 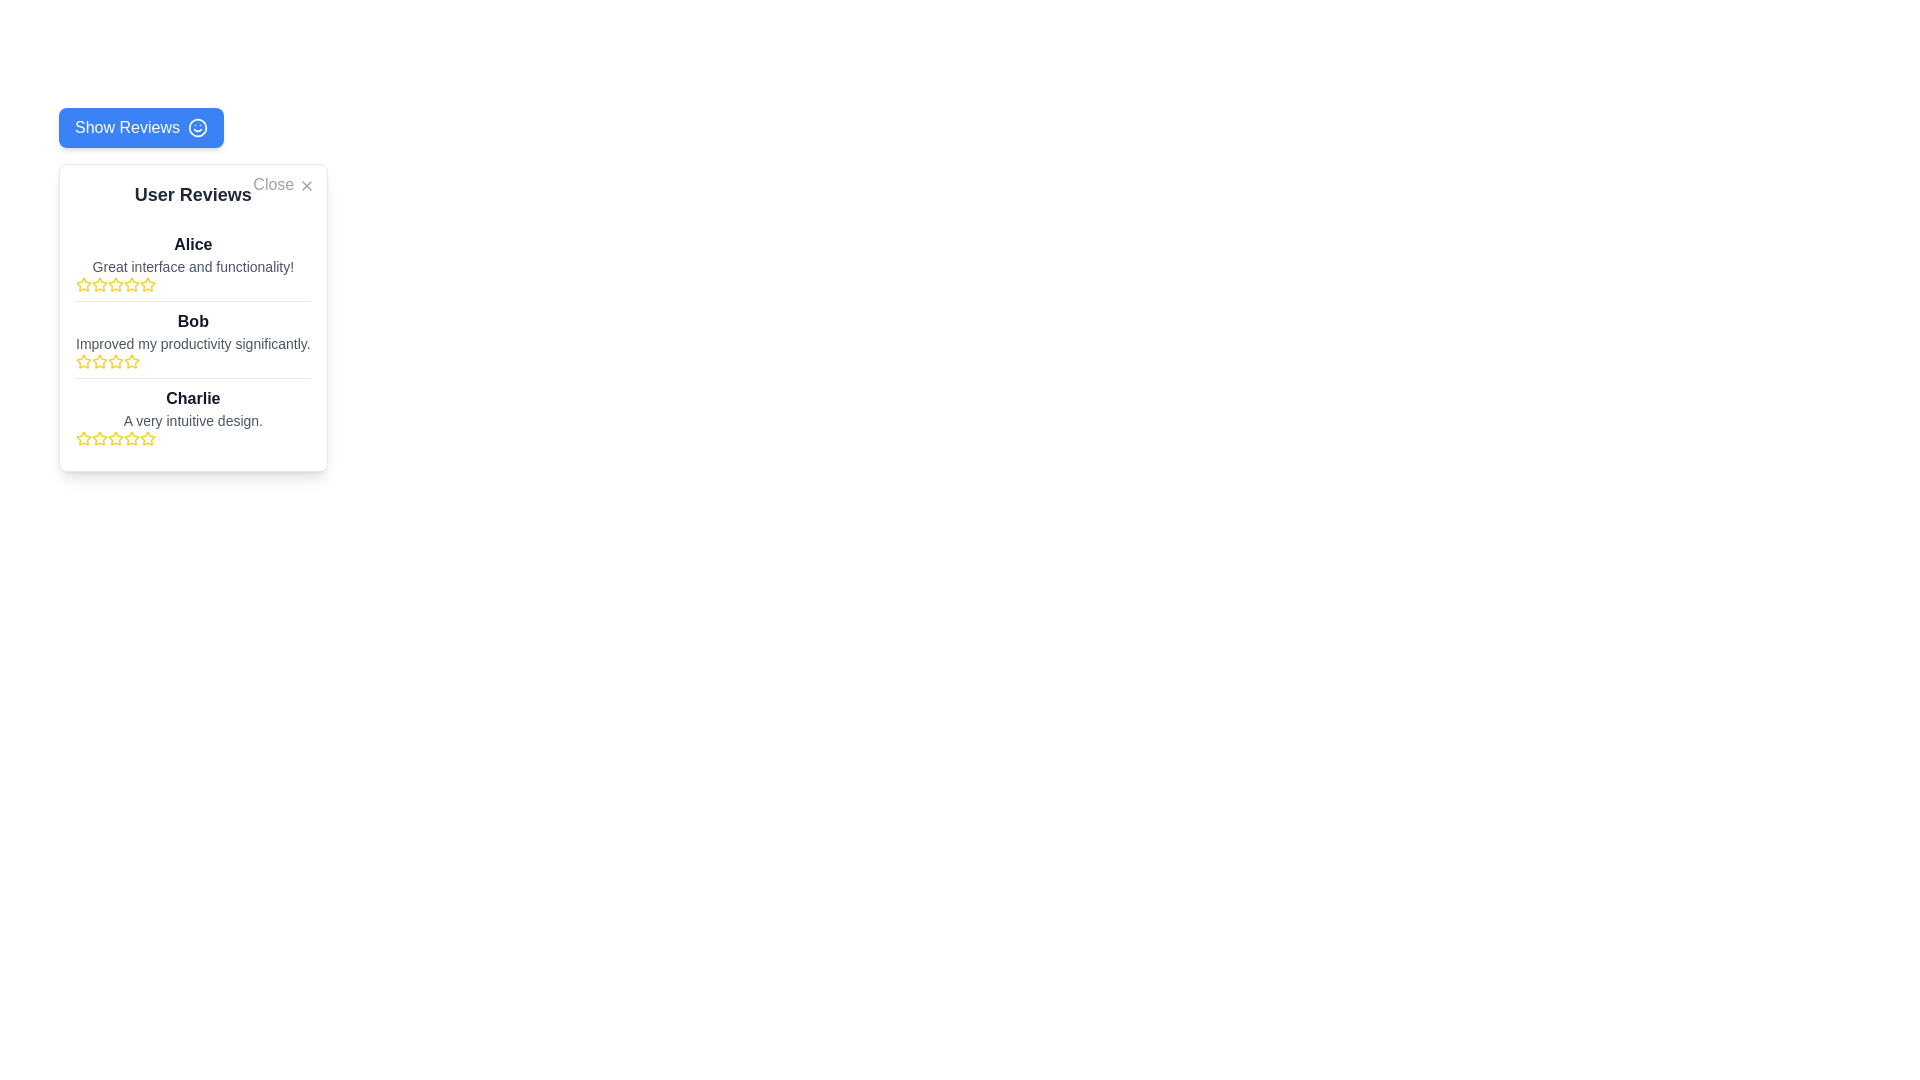 What do you see at coordinates (114, 362) in the screenshot?
I see `the fourth star in the 5-star rating system beneath the review text 'Improved my productivity significantly.' in the 'User Reviews' section for user 'Bob'` at bounding box center [114, 362].